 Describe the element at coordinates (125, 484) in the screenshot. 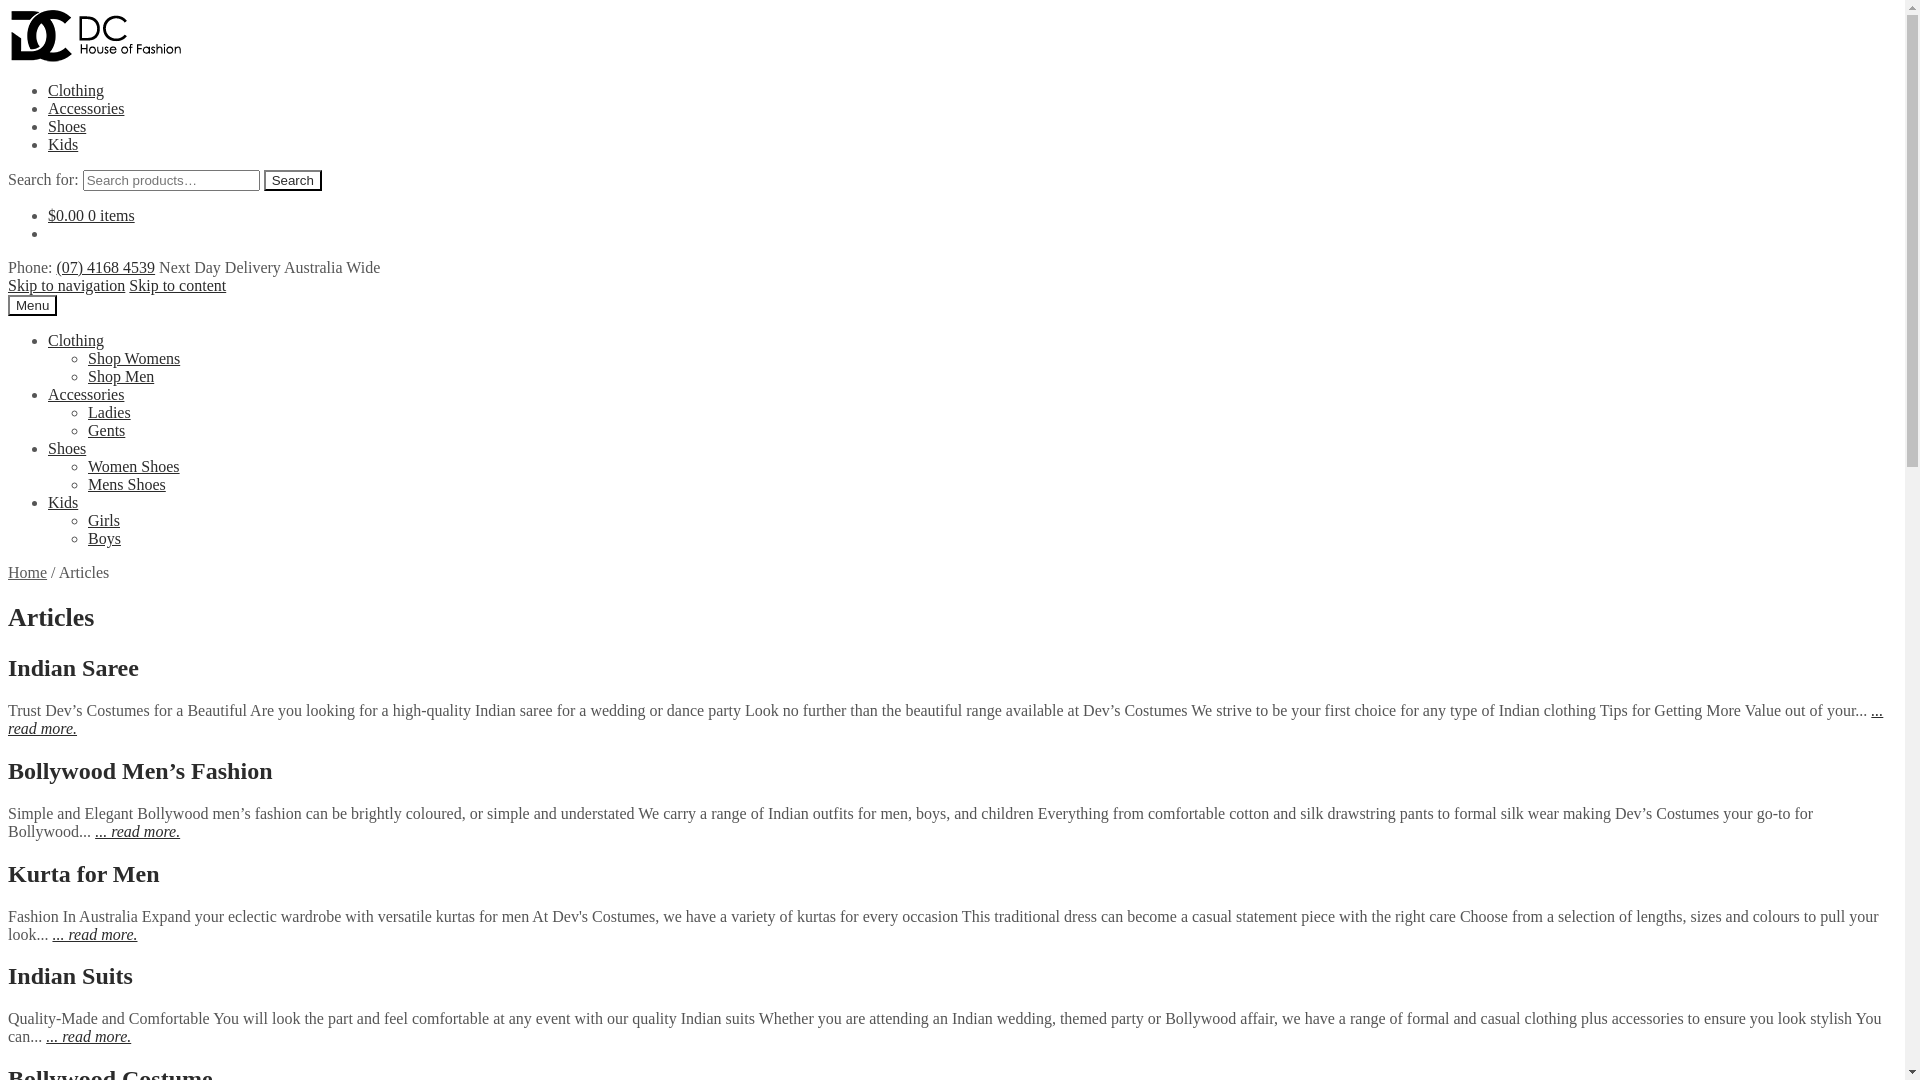

I see `'Mens Shoes'` at that location.